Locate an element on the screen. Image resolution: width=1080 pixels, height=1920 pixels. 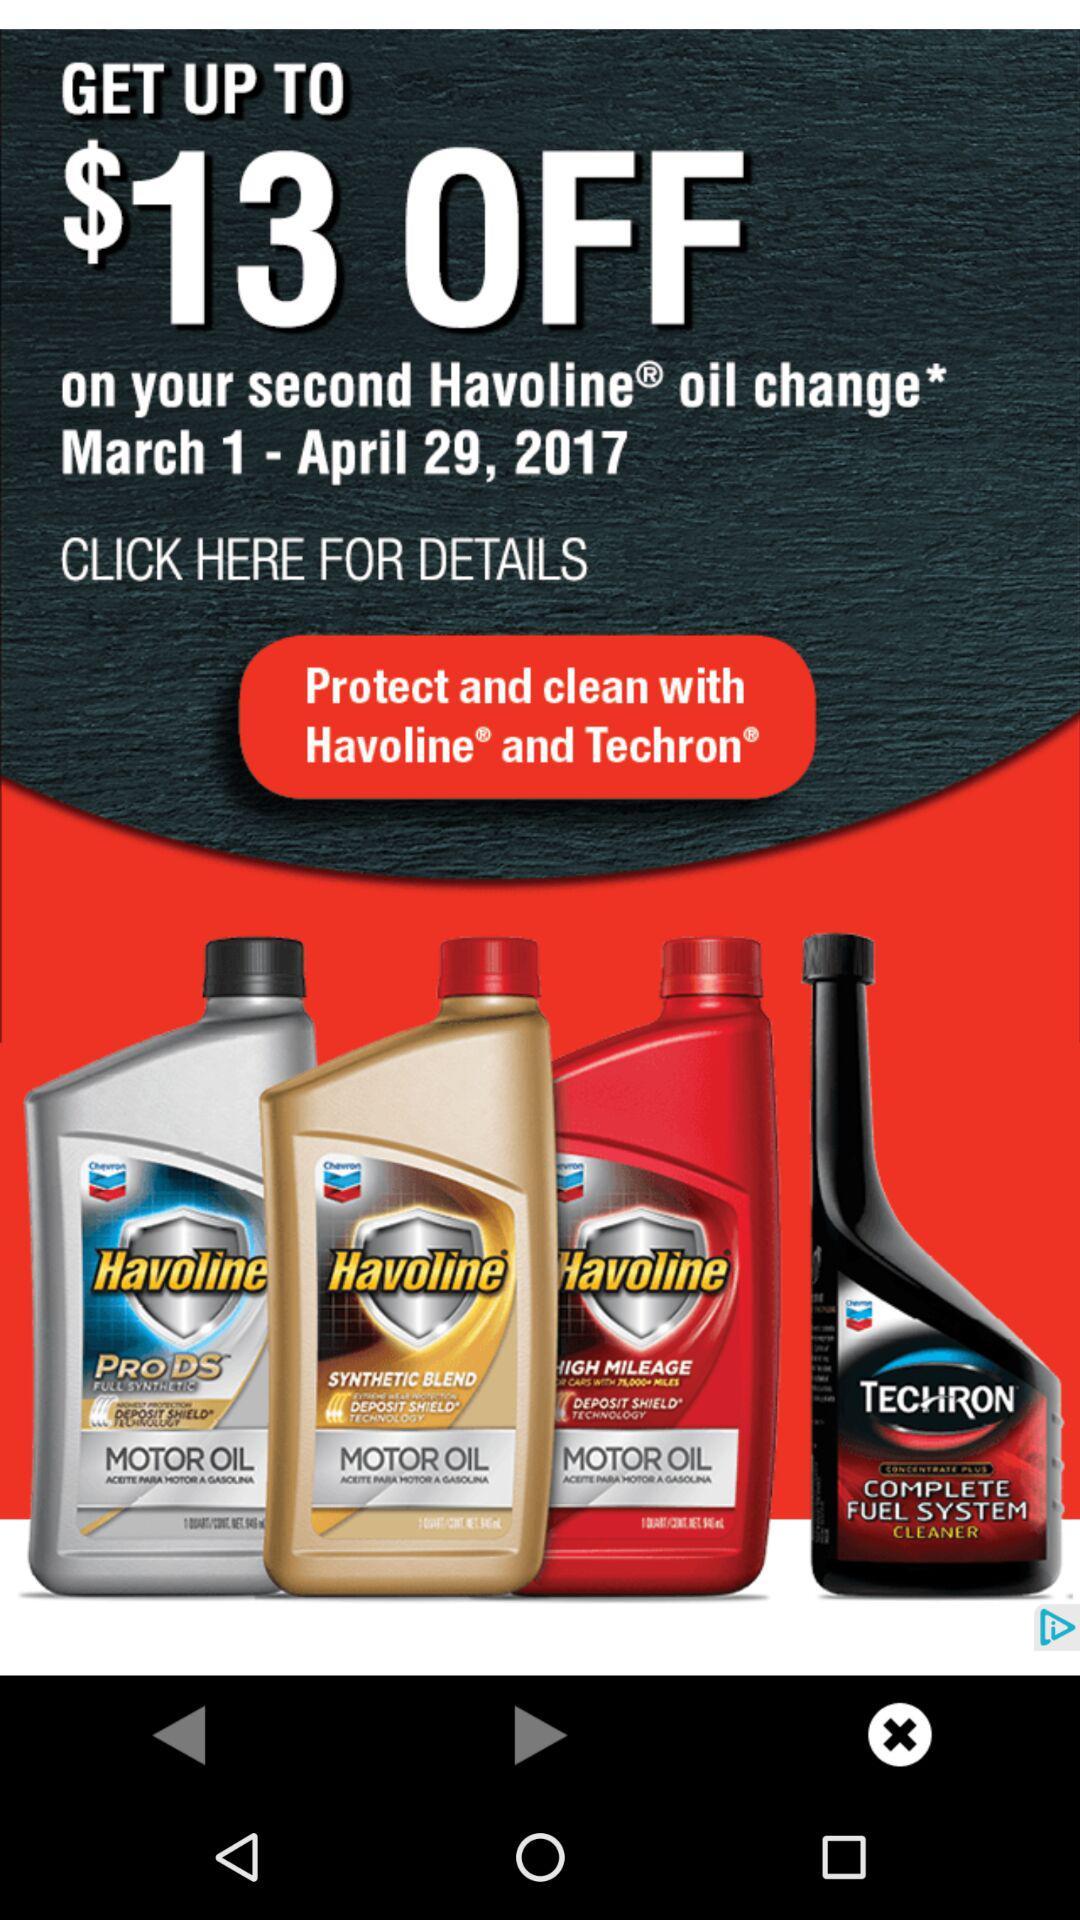
share the article is located at coordinates (898, 1733).